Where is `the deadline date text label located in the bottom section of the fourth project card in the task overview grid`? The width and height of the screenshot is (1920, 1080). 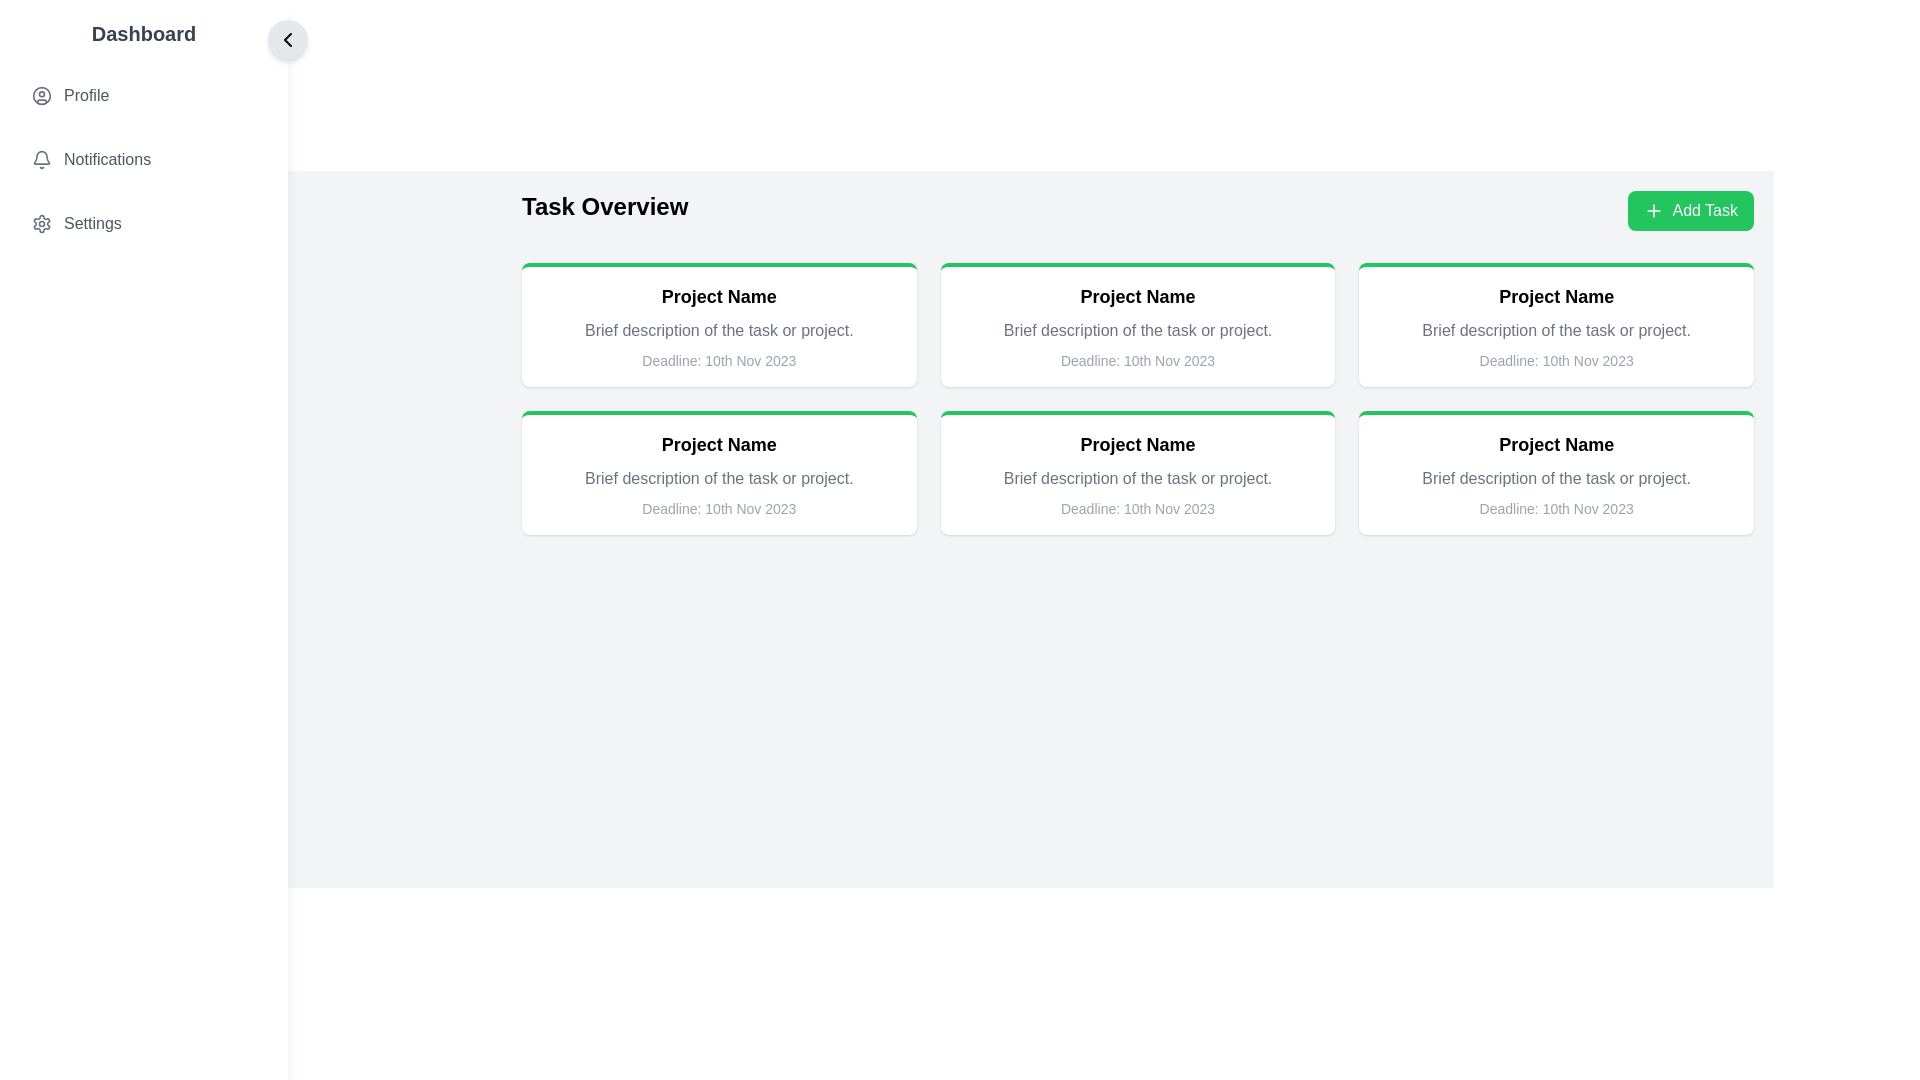
the deadline date text label located in the bottom section of the fourth project card in the task overview grid is located at coordinates (1137, 508).